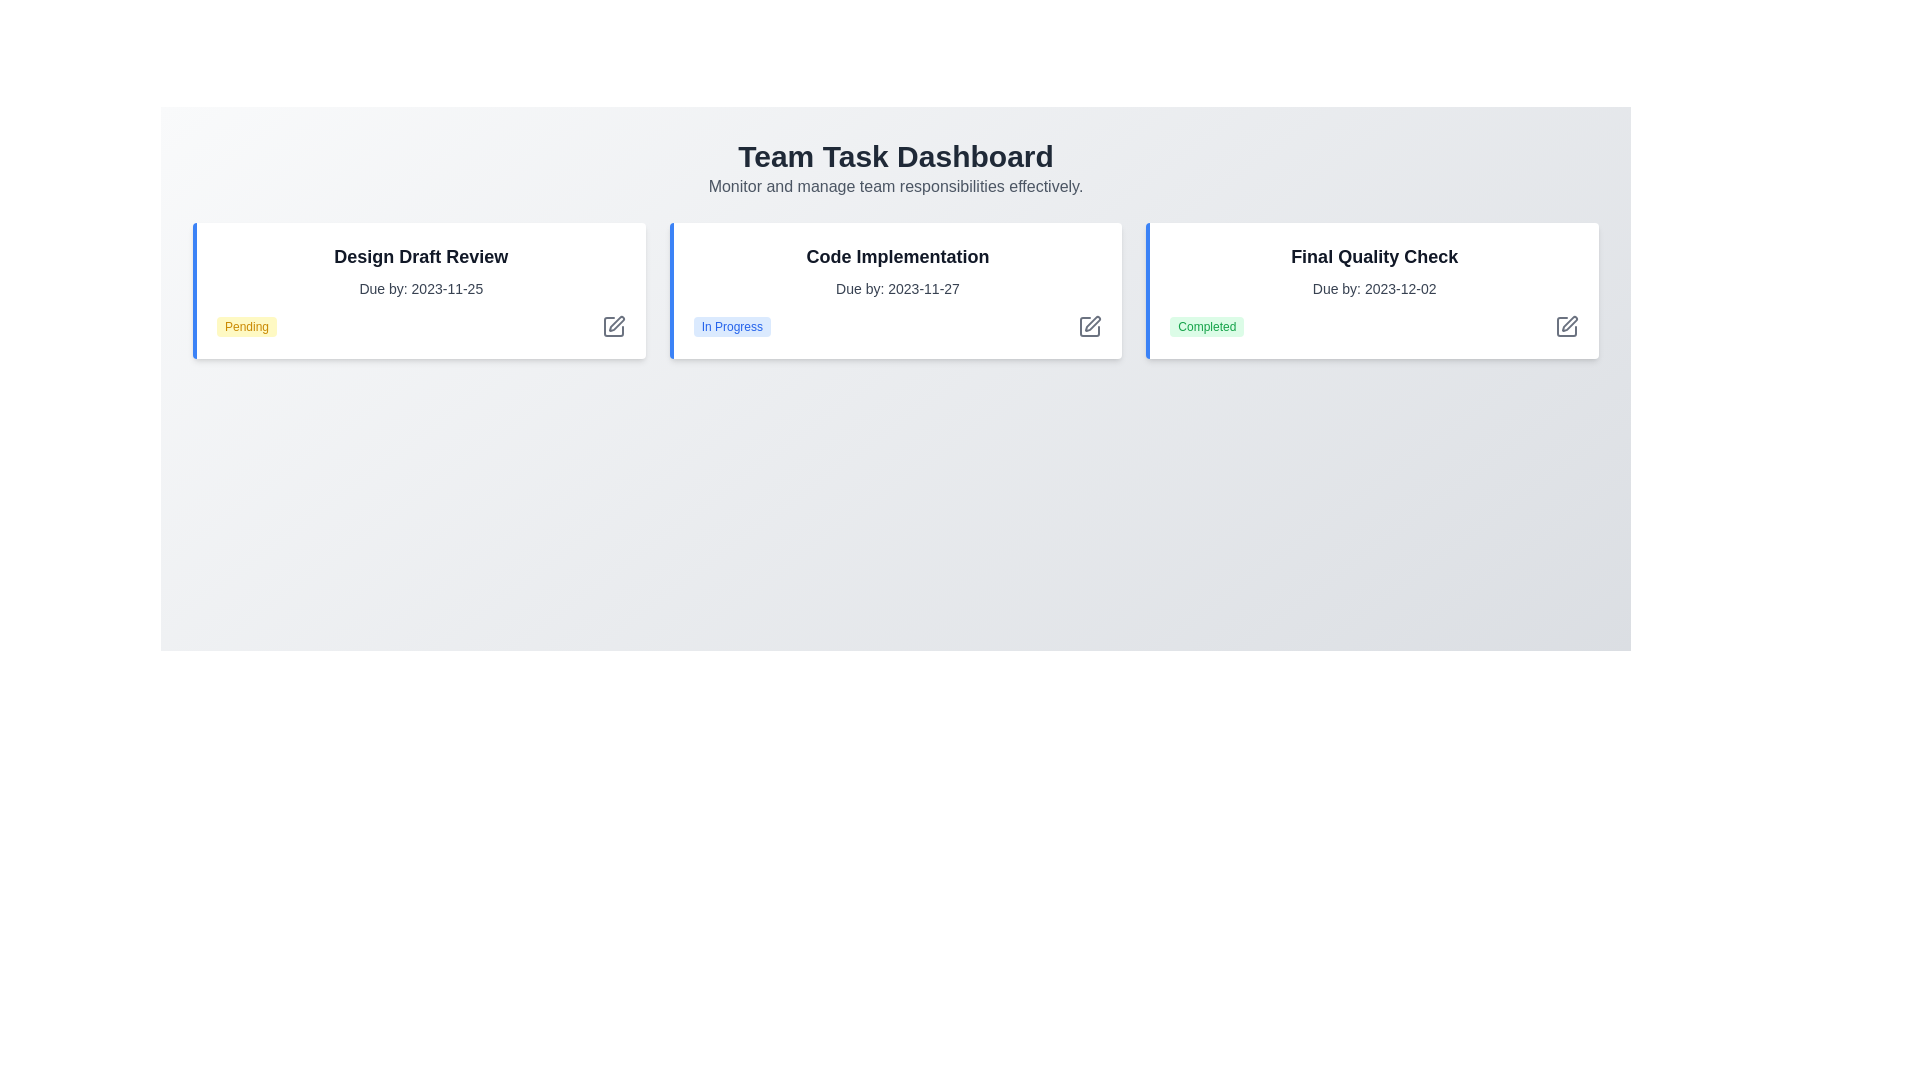 This screenshot has height=1080, width=1920. I want to click on the due date text label located in the leftmost 'Design Draft Review' card, positioned below the title and above the 'Pending' status indicator, so click(420, 289).